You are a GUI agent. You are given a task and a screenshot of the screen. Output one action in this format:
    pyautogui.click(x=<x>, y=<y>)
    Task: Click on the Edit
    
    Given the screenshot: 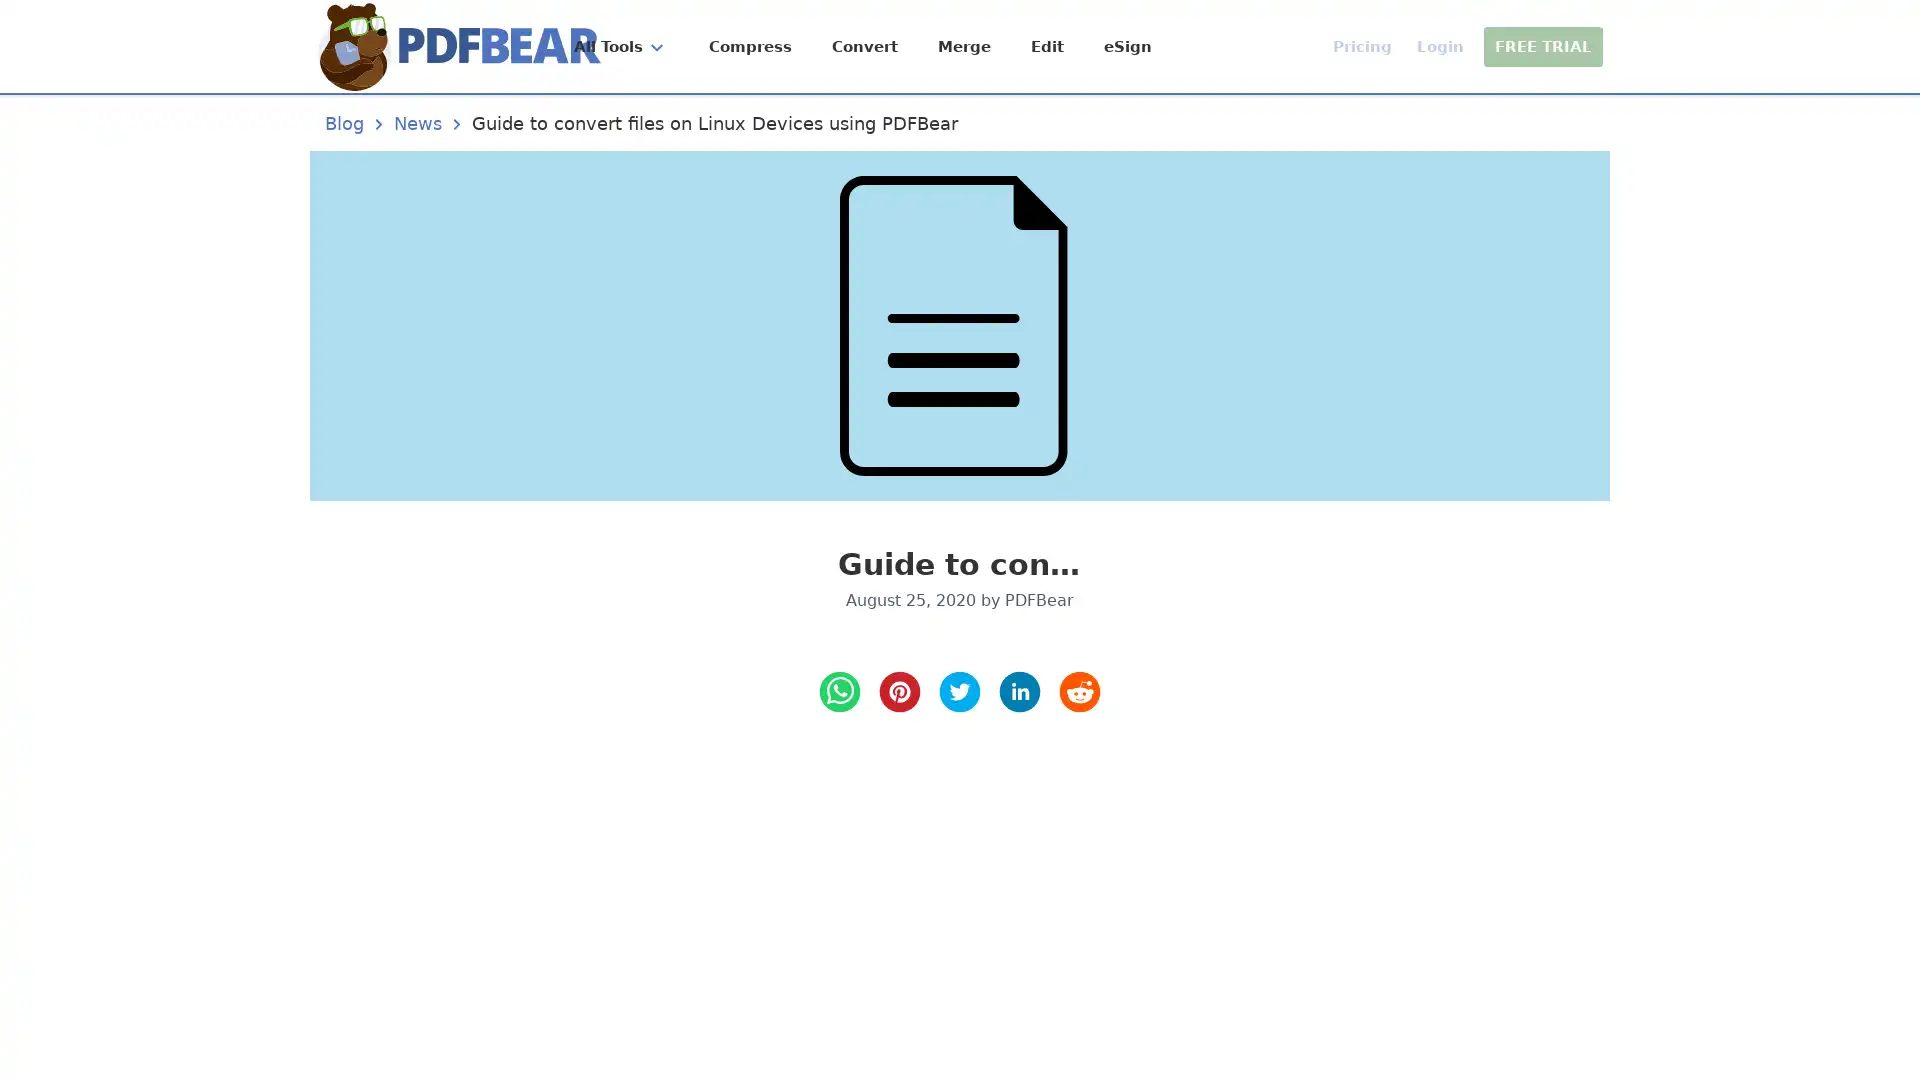 What is the action you would take?
    pyautogui.click(x=1045, y=45)
    